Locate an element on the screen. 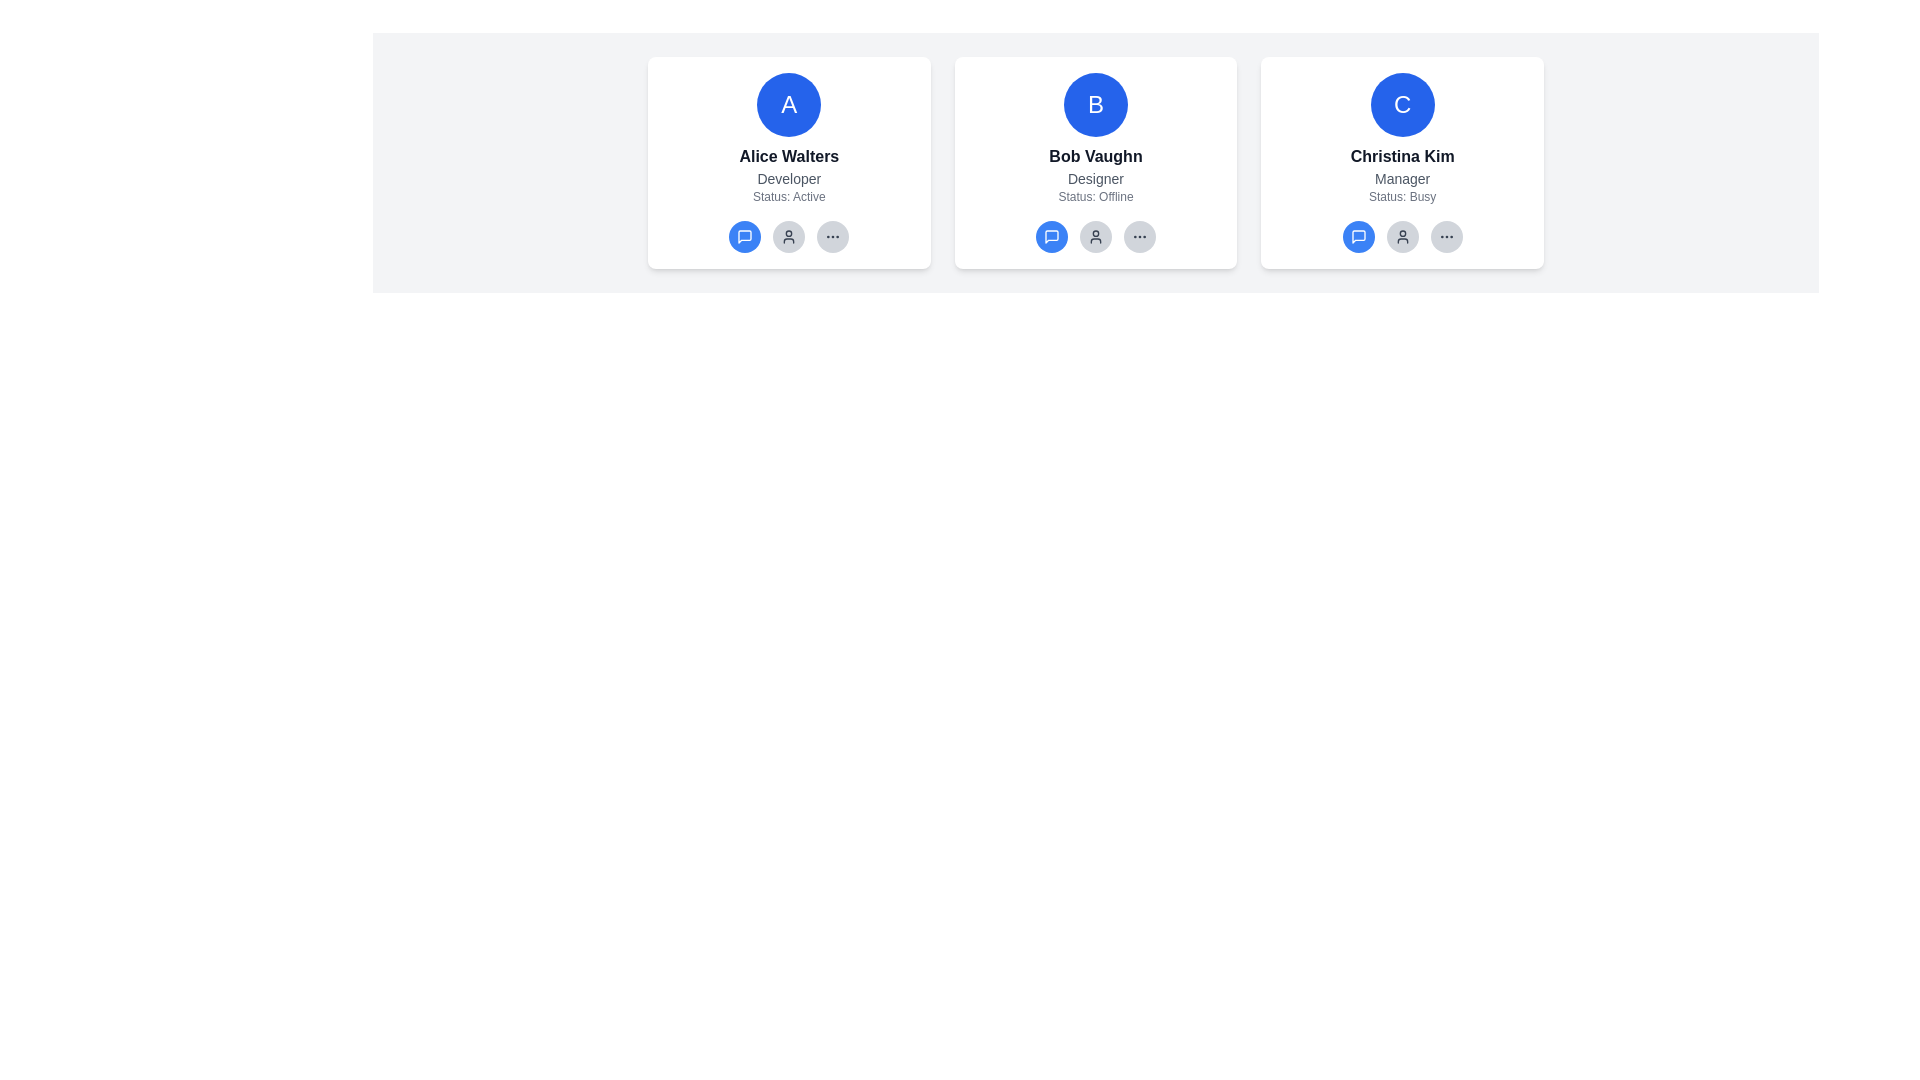 The image size is (1920, 1080). the label displaying the name 'Bob Vaughn', which is the second text label in the card interface, located centrally beneath the icon with the letter 'B' is located at coordinates (1094, 156).